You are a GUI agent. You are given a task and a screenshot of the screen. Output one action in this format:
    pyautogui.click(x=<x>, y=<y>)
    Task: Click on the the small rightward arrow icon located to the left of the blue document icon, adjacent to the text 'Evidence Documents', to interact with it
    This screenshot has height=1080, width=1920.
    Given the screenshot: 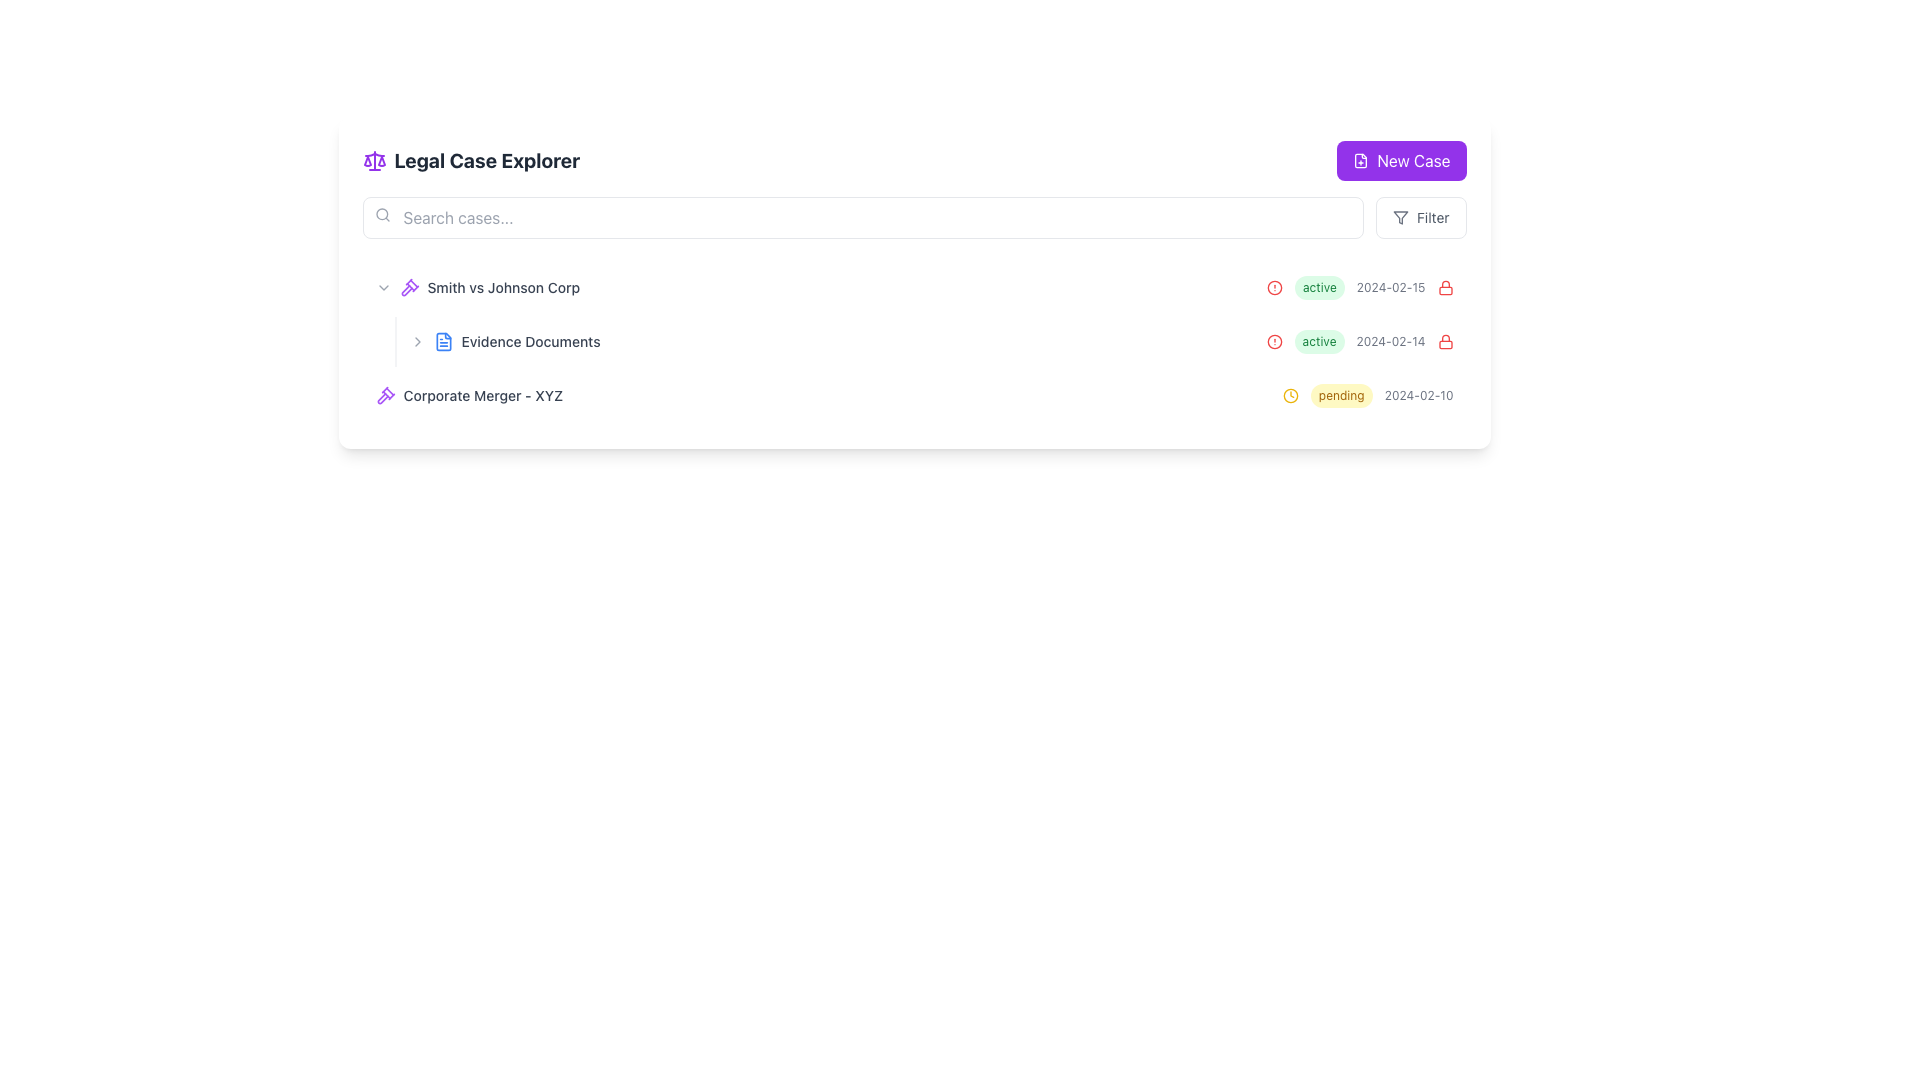 What is the action you would take?
    pyautogui.click(x=416, y=341)
    